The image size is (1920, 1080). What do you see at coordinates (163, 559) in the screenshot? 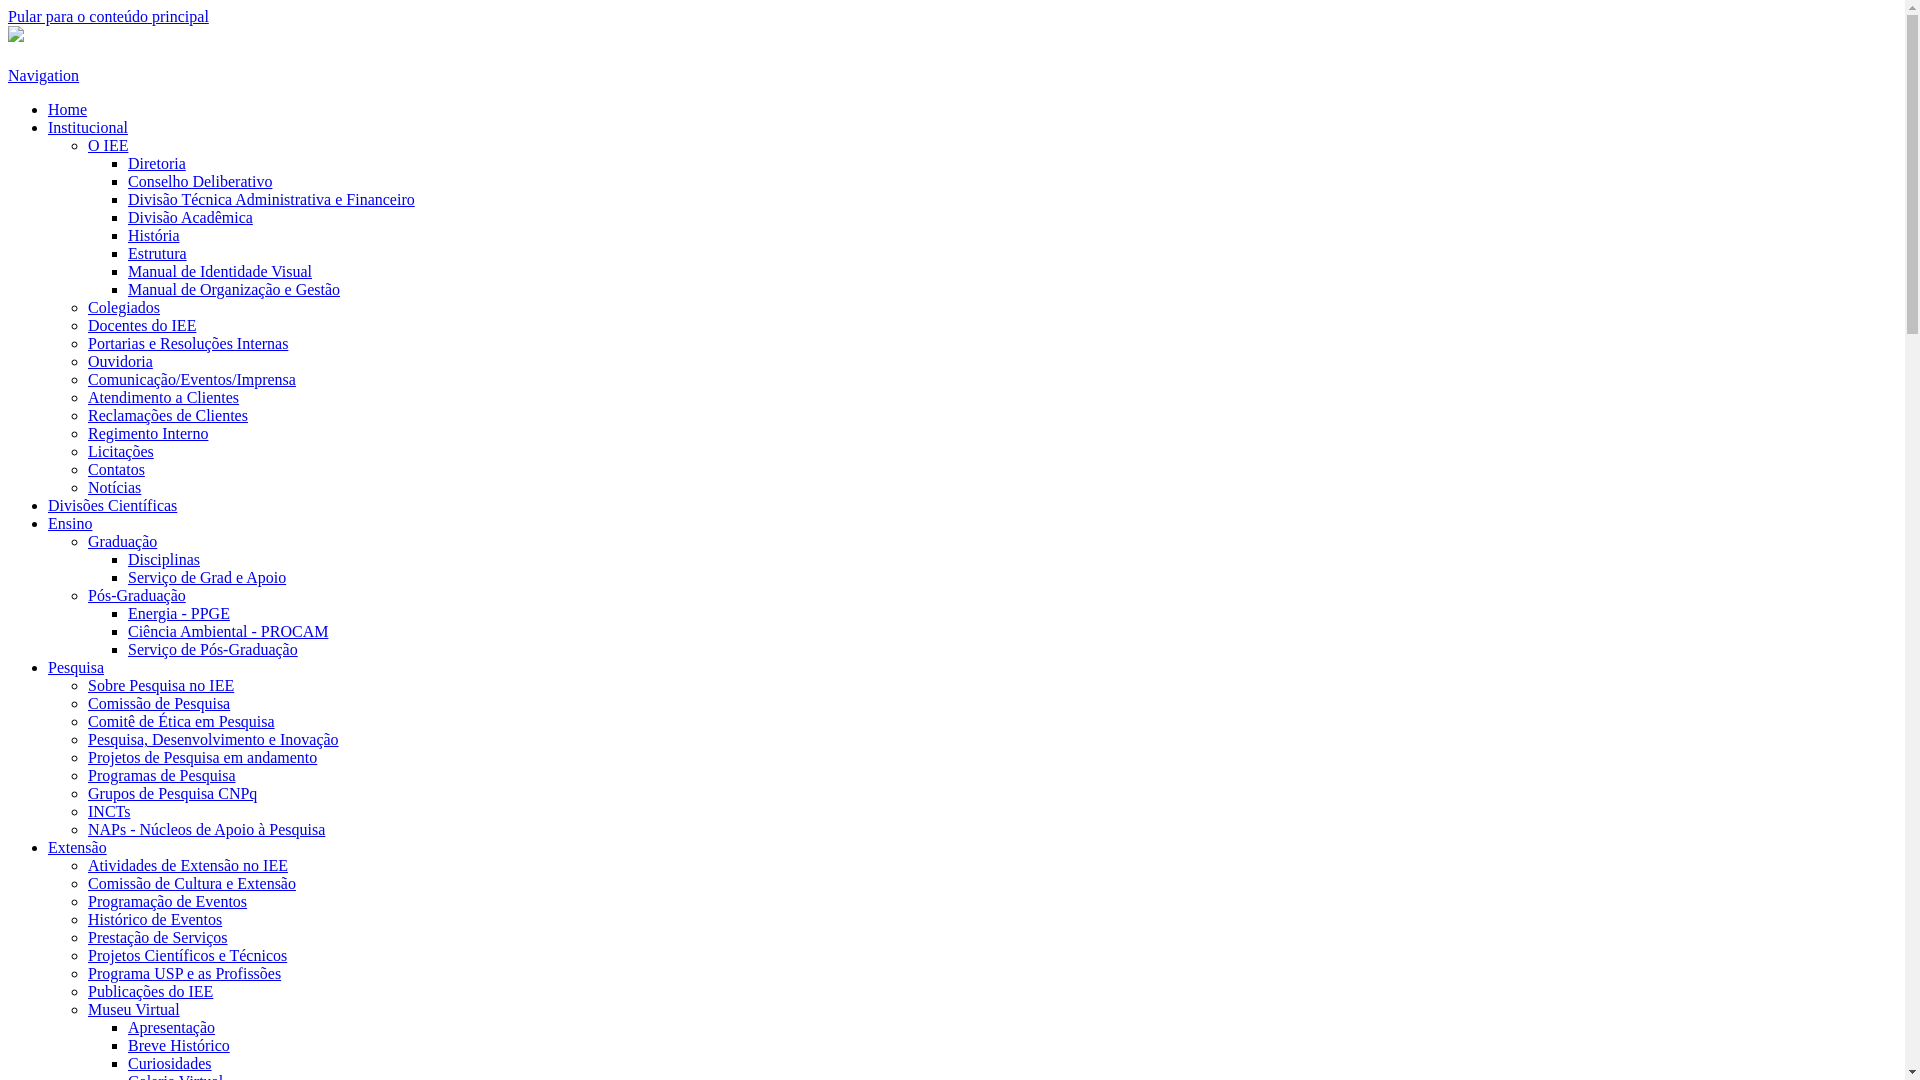
I see `'Disciplinas'` at bounding box center [163, 559].